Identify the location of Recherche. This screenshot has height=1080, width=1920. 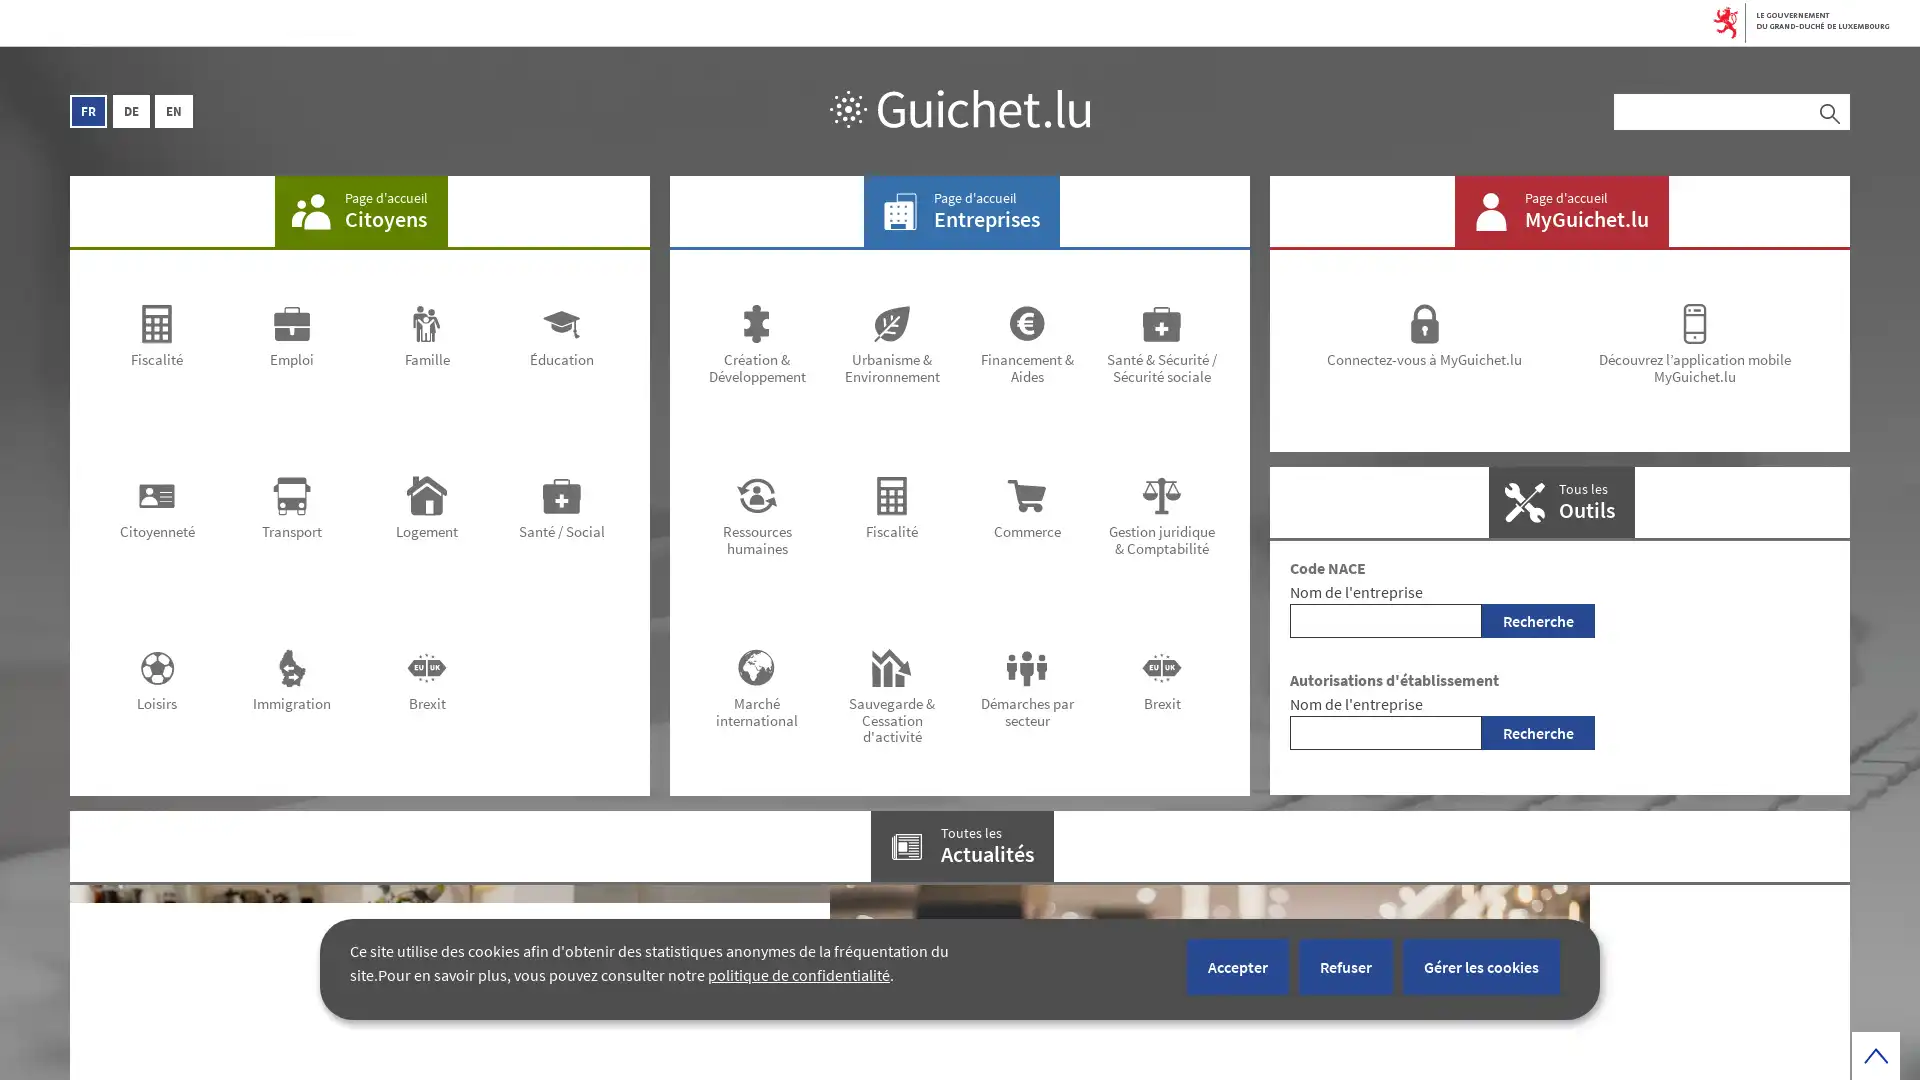
(1536, 732).